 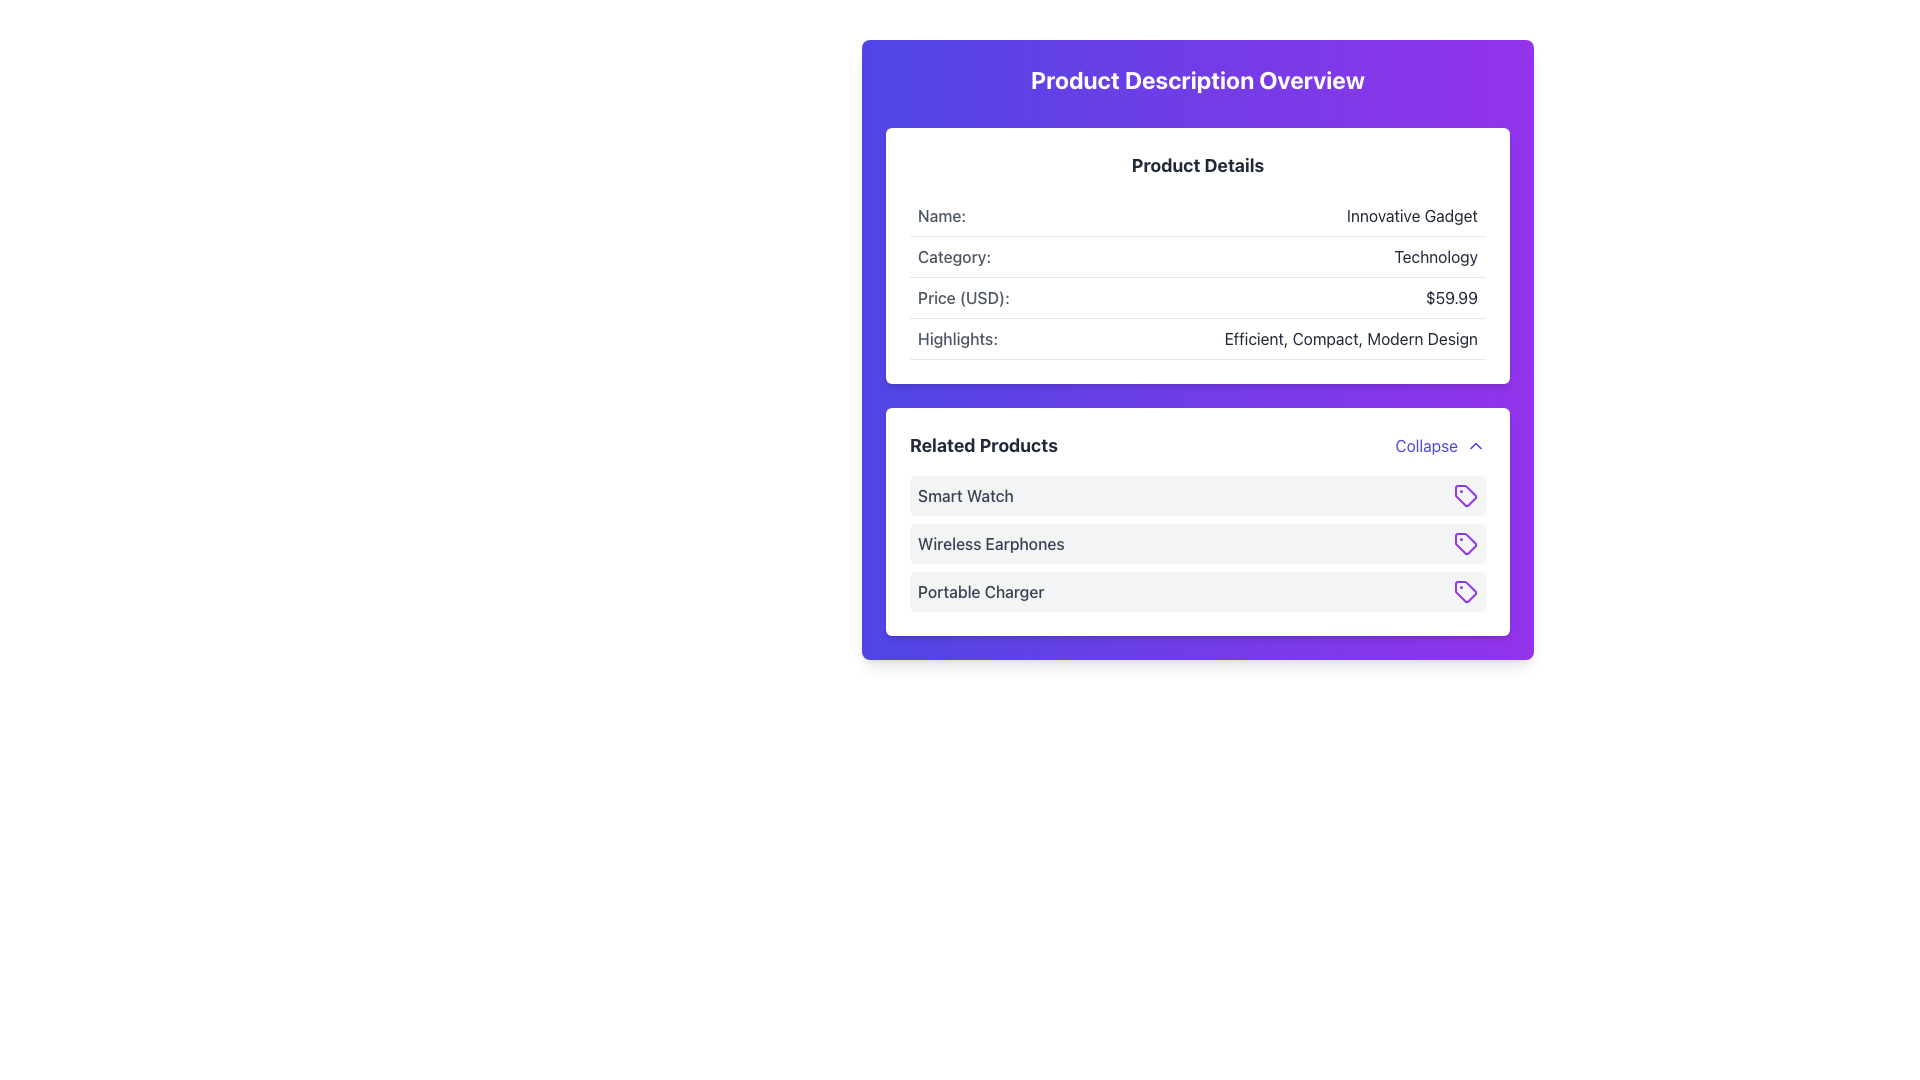 What do you see at coordinates (1465, 590) in the screenshot?
I see `the third icon in the 'Related Products' section, which is styled as a tag with a purple border and a small purple dot` at bounding box center [1465, 590].